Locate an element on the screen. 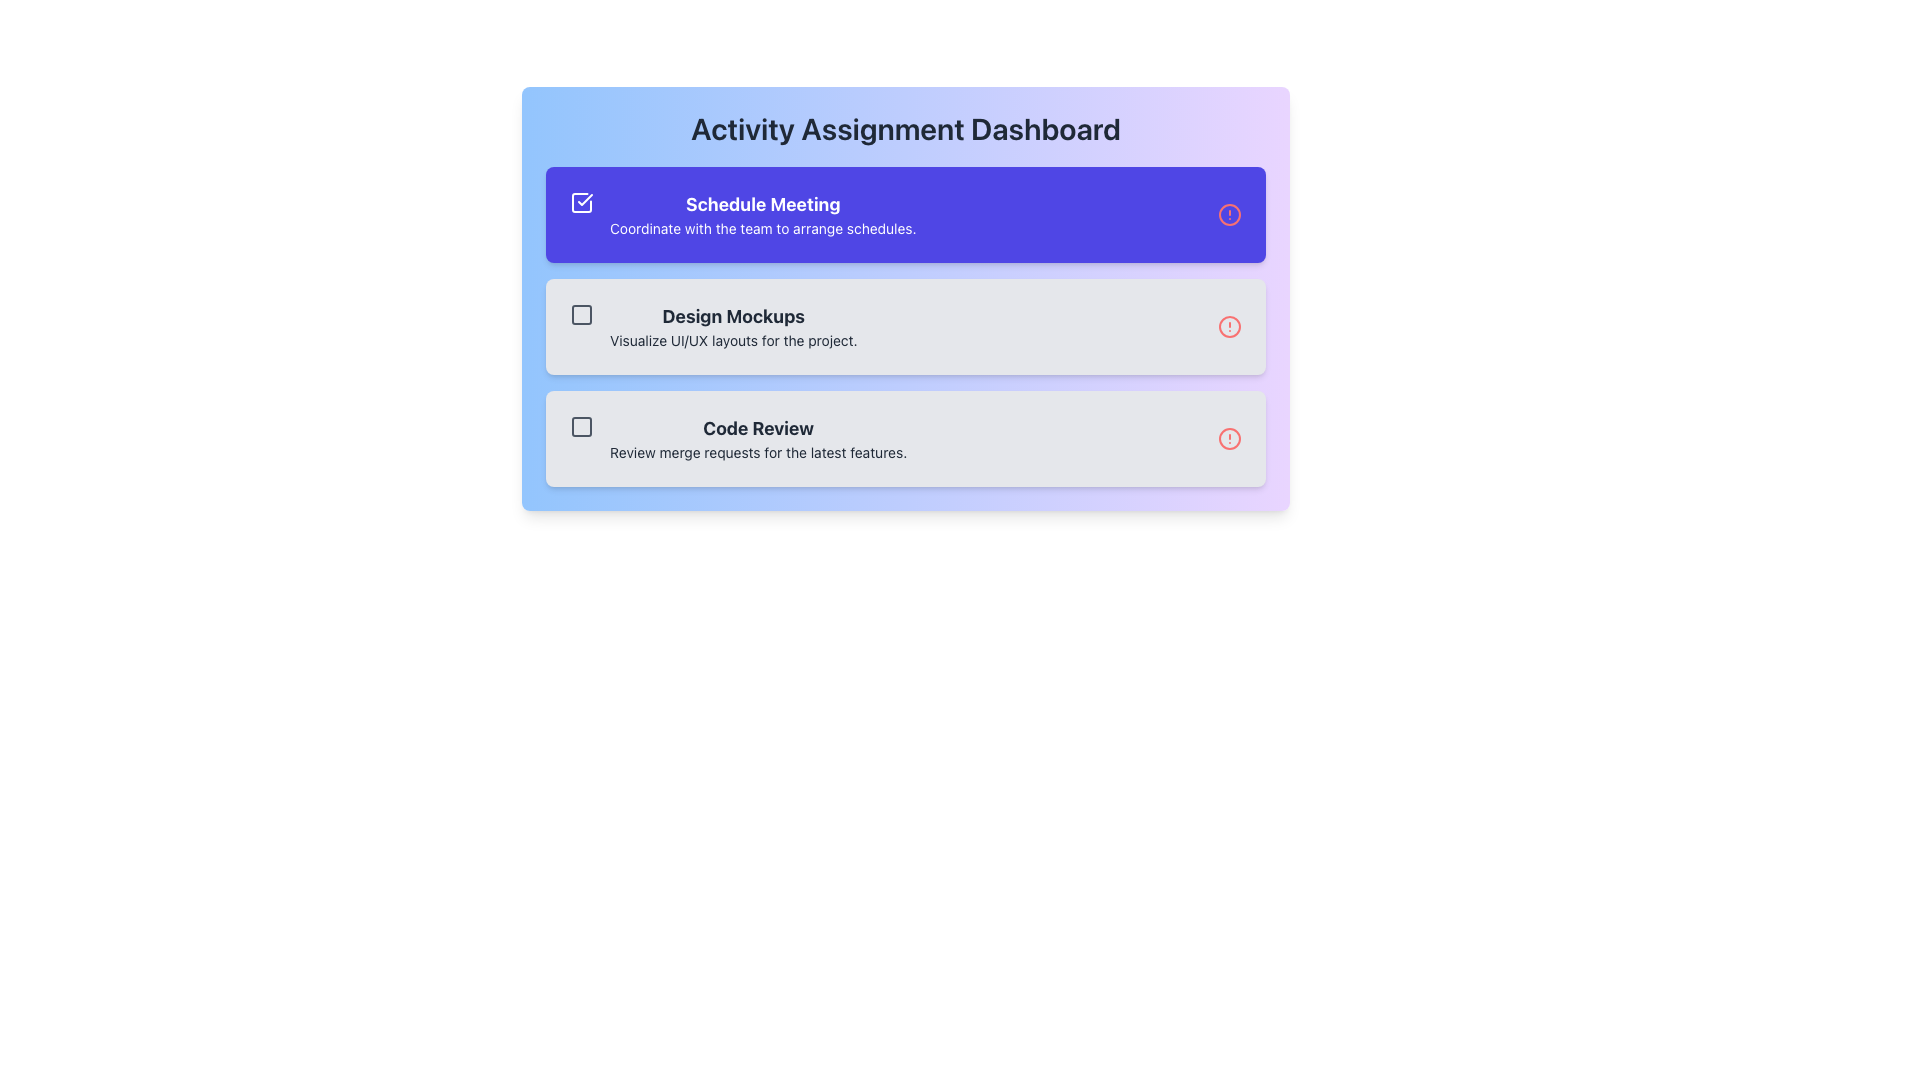 The height and width of the screenshot is (1080, 1920). static text that serves as a subtitle beneath the 'Code Review' title in the light gray rectangular card is located at coordinates (757, 452).